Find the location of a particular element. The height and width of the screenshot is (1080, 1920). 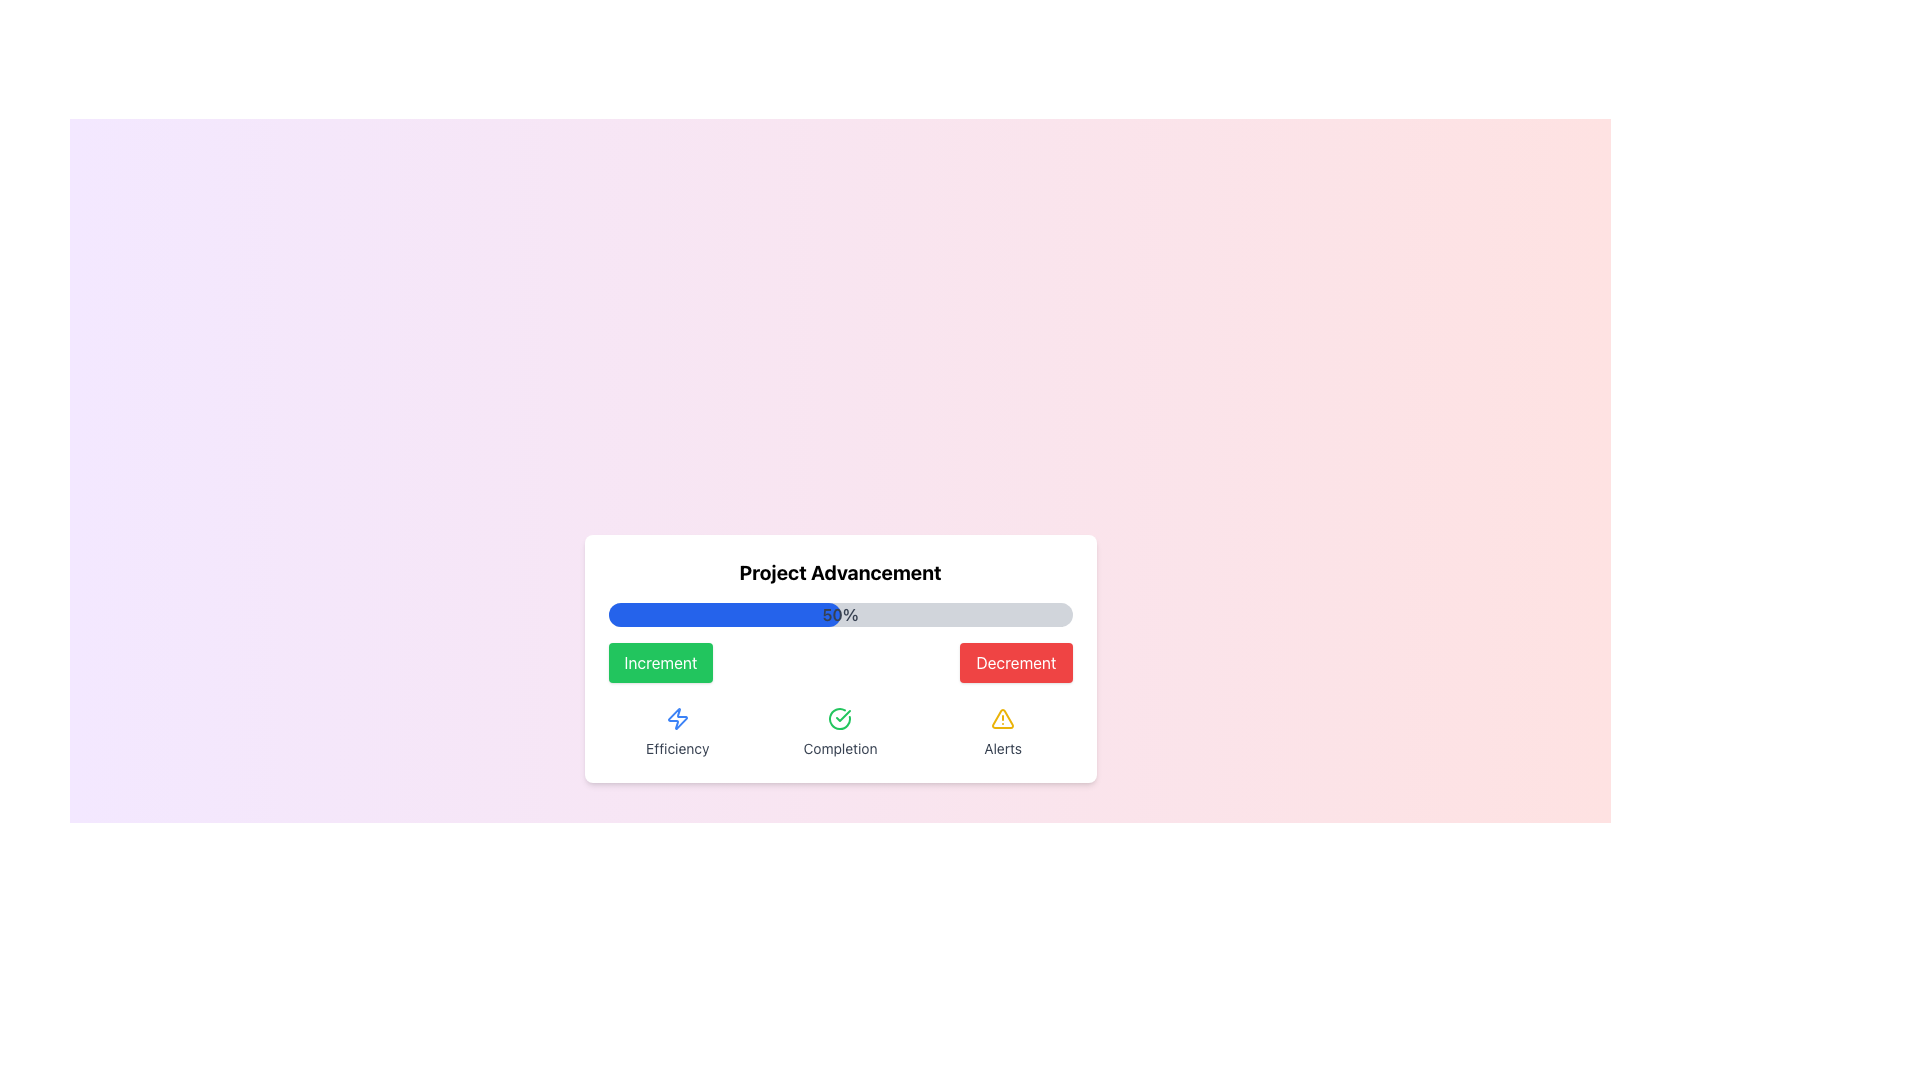

the status of the 'Completion' icon located in the second position of three icons beneath the 'Project Advancement' progress bar is located at coordinates (840, 717).